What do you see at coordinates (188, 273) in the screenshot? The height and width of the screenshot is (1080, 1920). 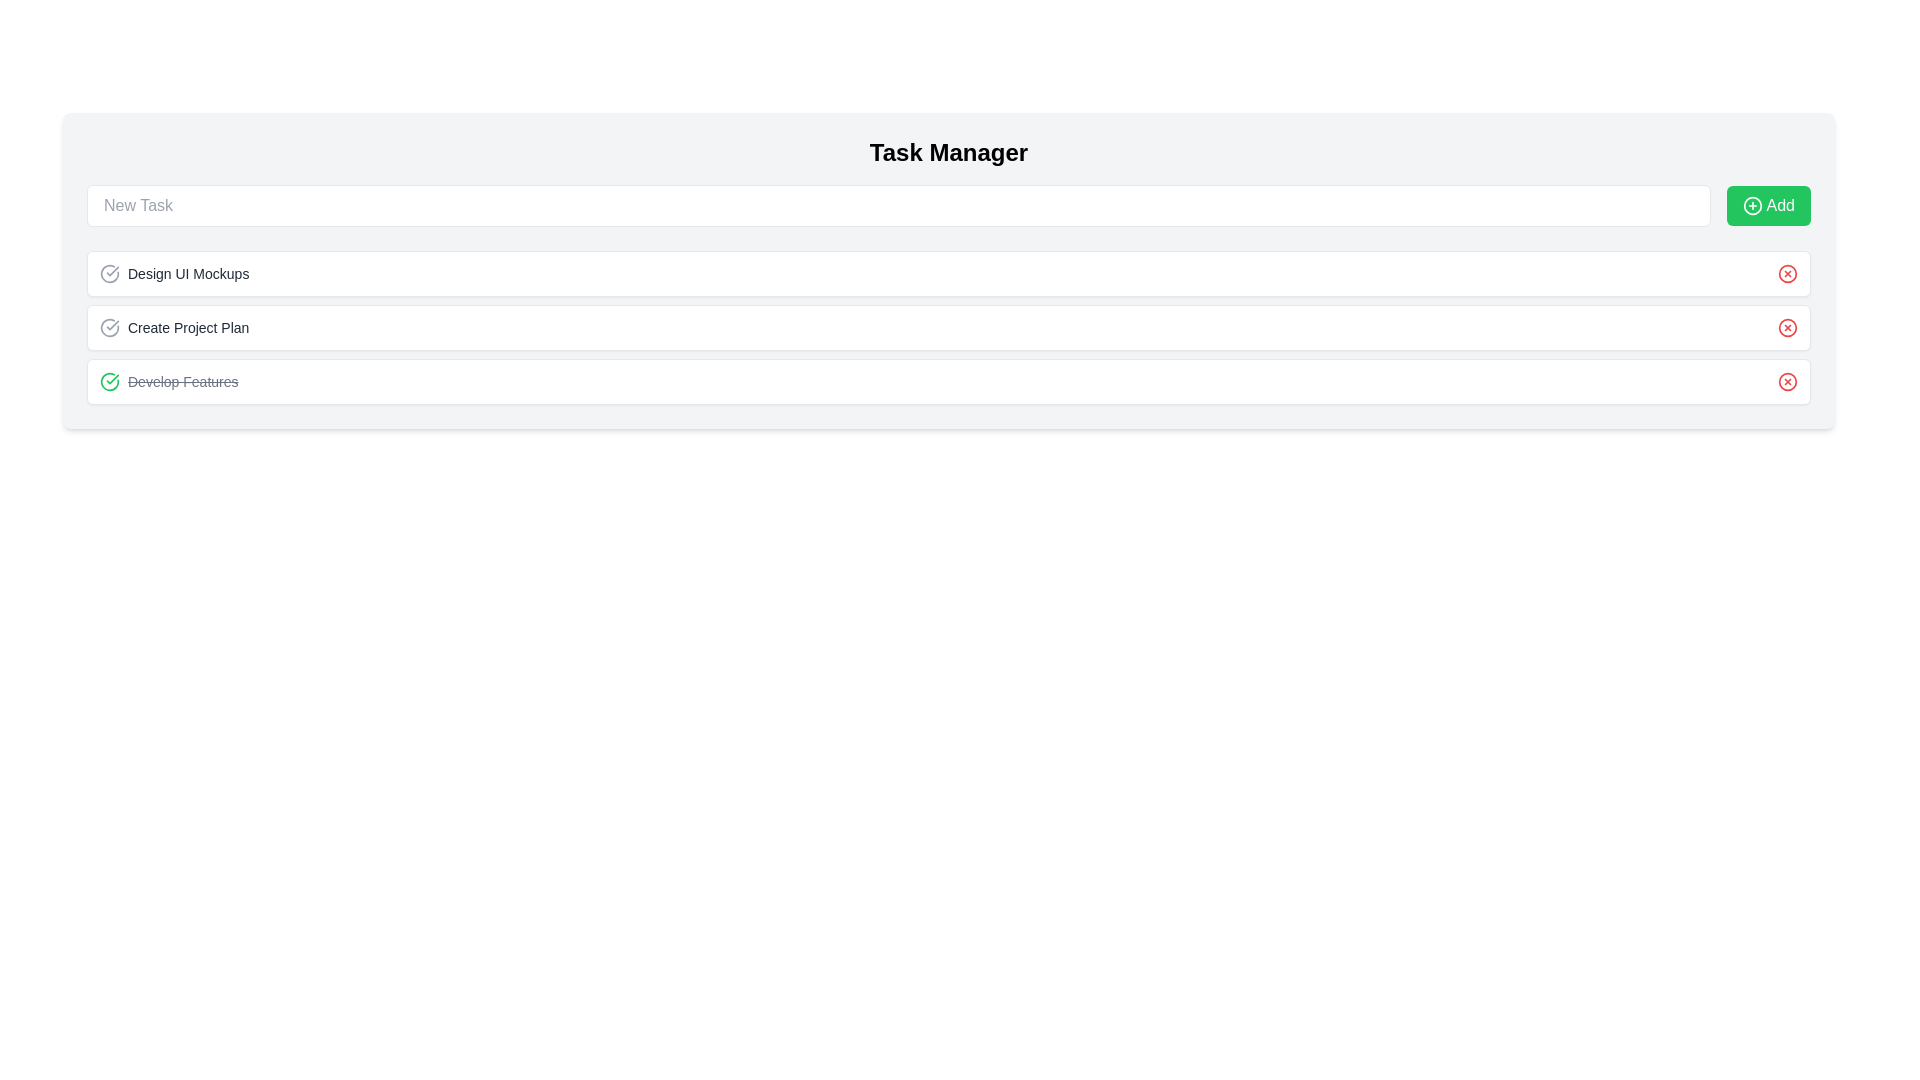 I see `the text label that describes a task entry in the task manager interface, located to the right of the circular checkmark icon` at bounding box center [188, 273].